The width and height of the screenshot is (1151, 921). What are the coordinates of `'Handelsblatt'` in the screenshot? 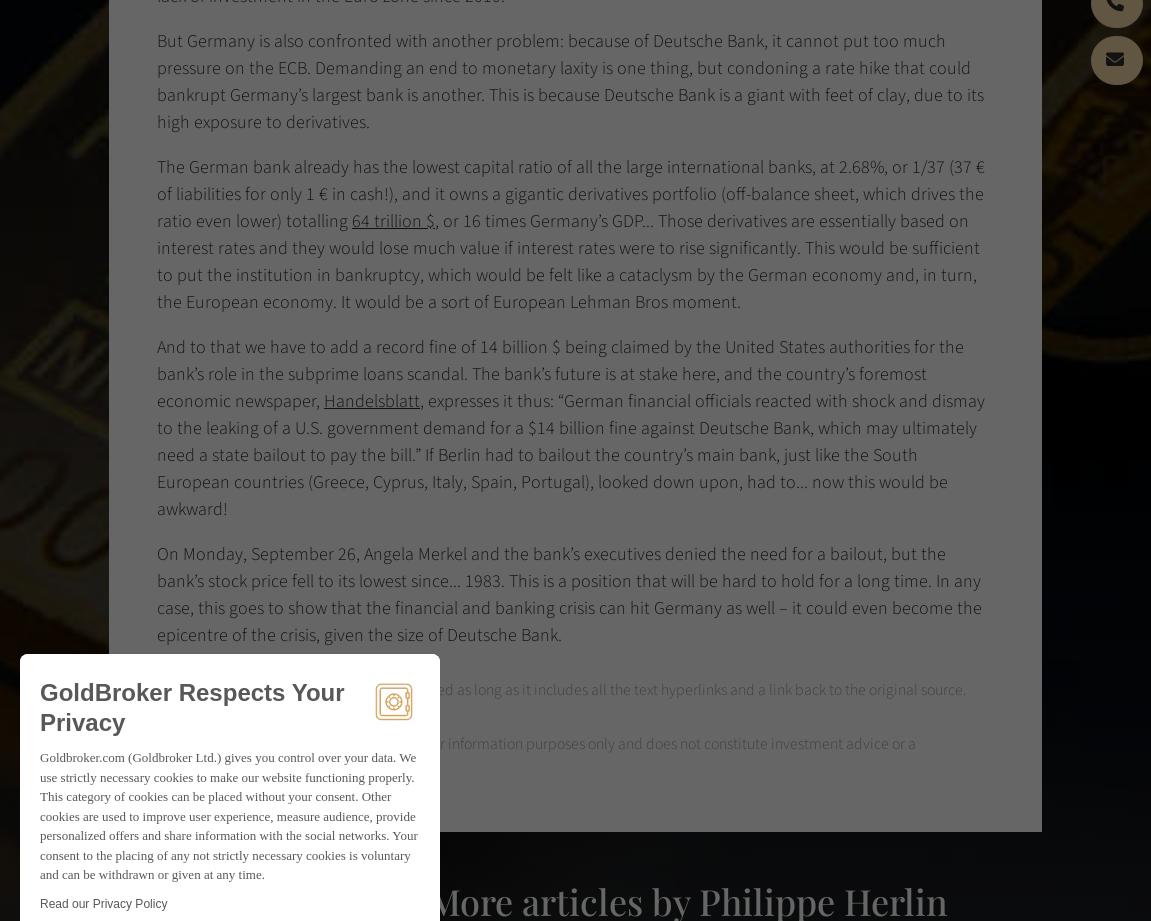 It's located at (372, 401).